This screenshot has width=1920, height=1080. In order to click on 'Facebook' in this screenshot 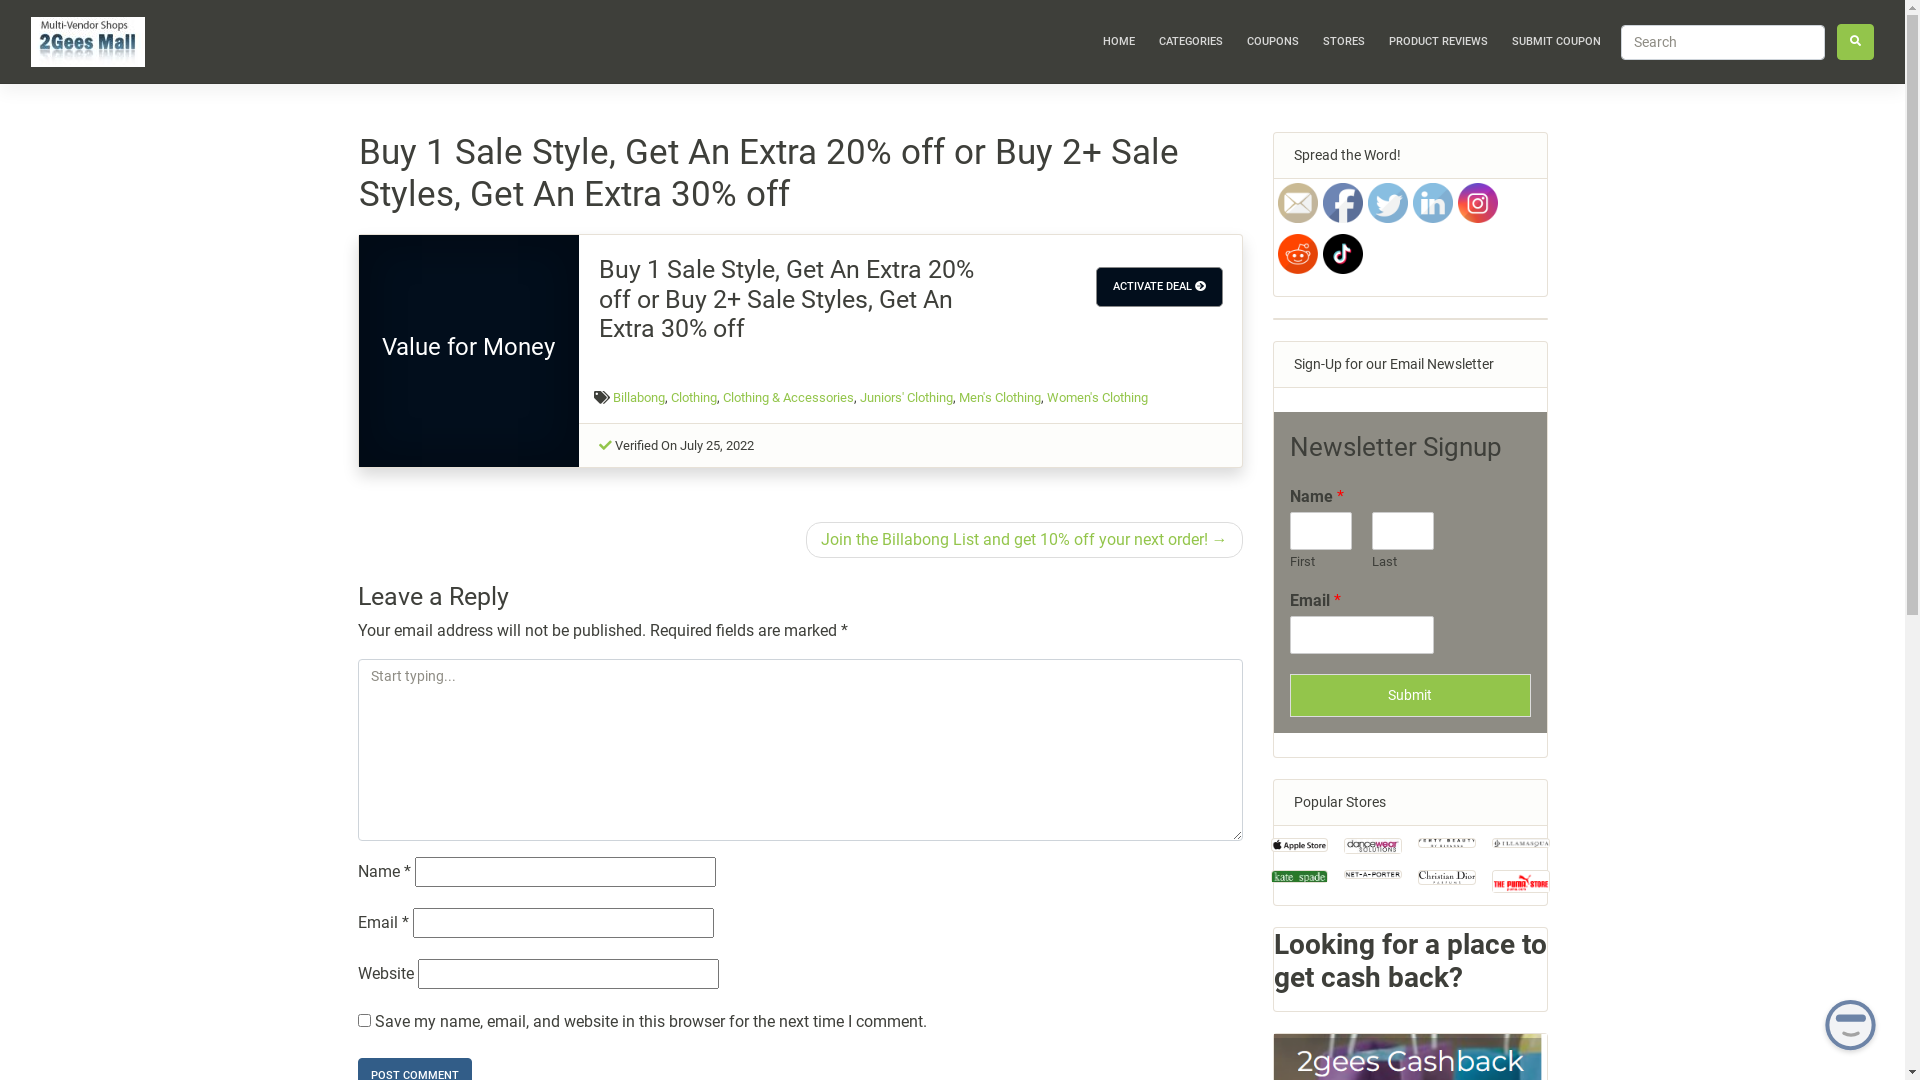, I will do `click(1342, 203)`.